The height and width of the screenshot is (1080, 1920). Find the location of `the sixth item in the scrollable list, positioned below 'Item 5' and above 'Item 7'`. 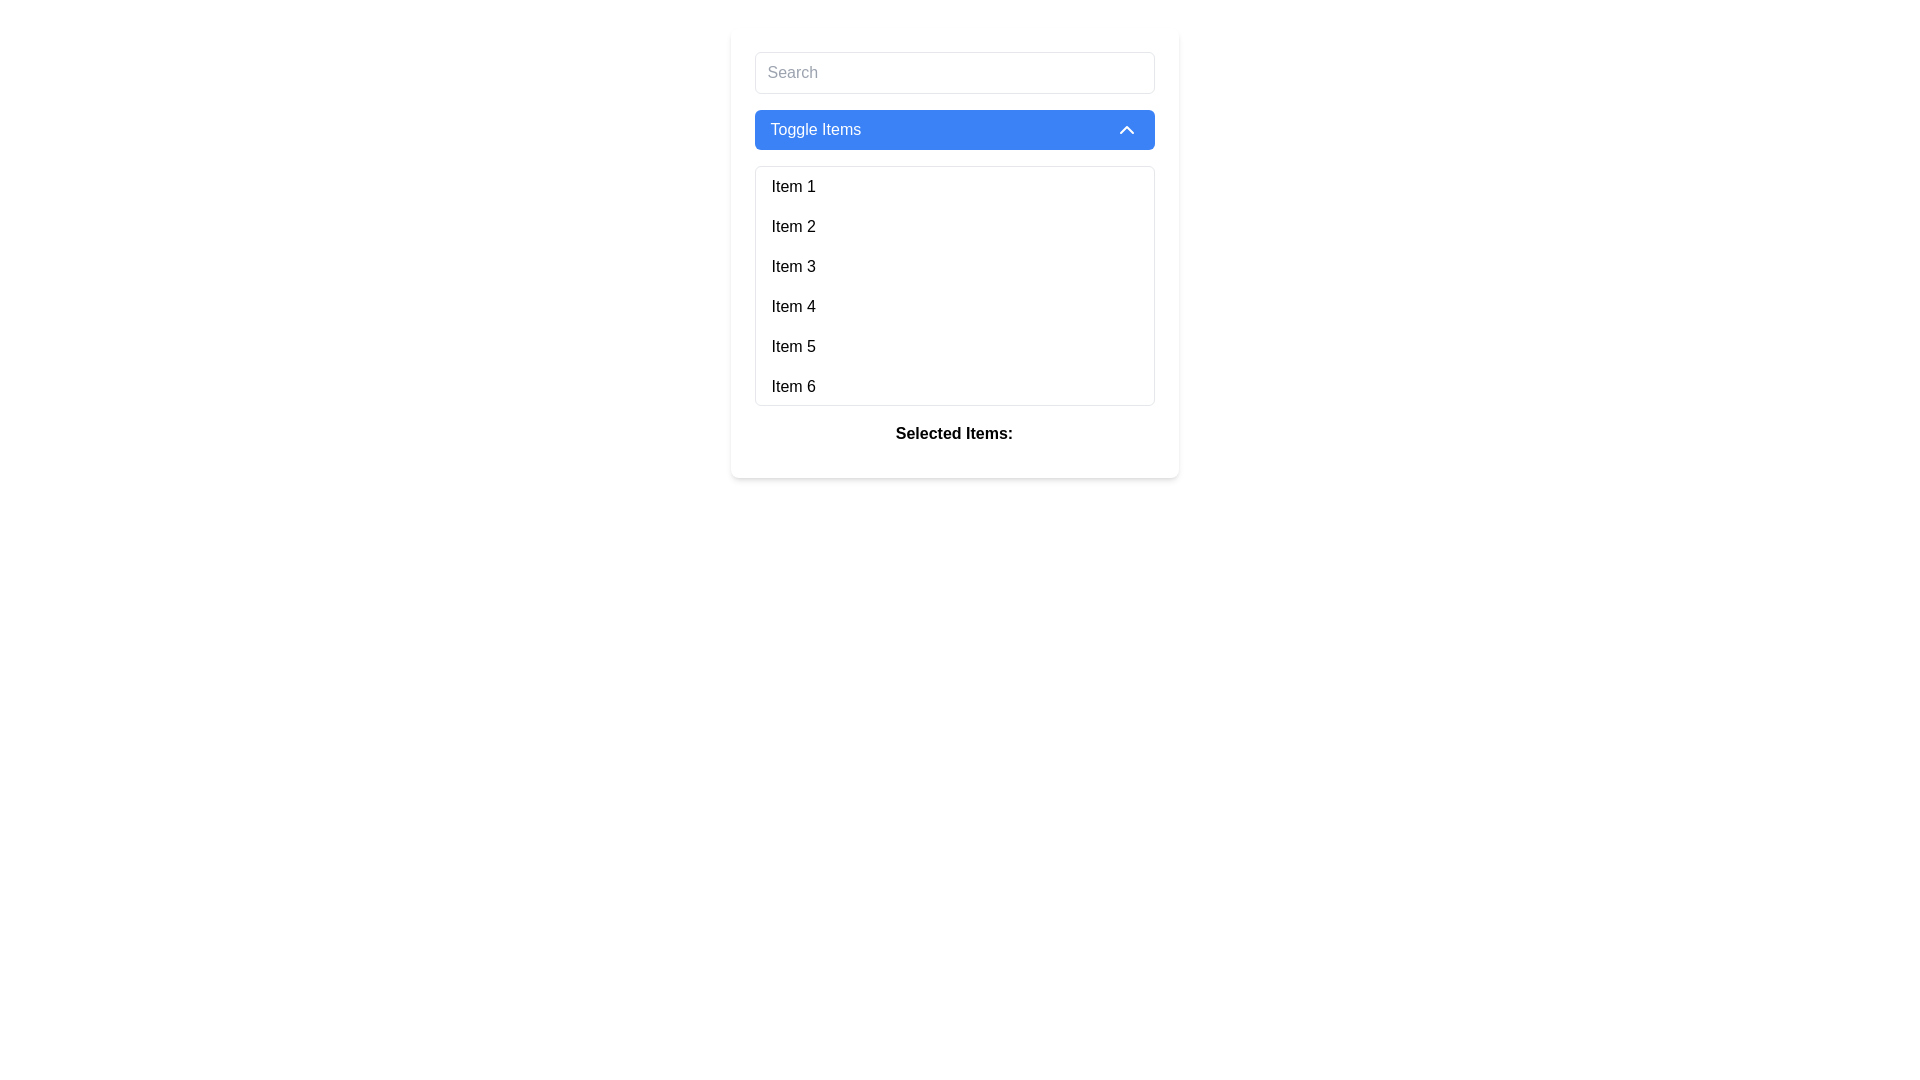

the sixth item in the scrollable list, positioned below 'Item 5' and above 'Item 7' is located at coordinates (953, 386).